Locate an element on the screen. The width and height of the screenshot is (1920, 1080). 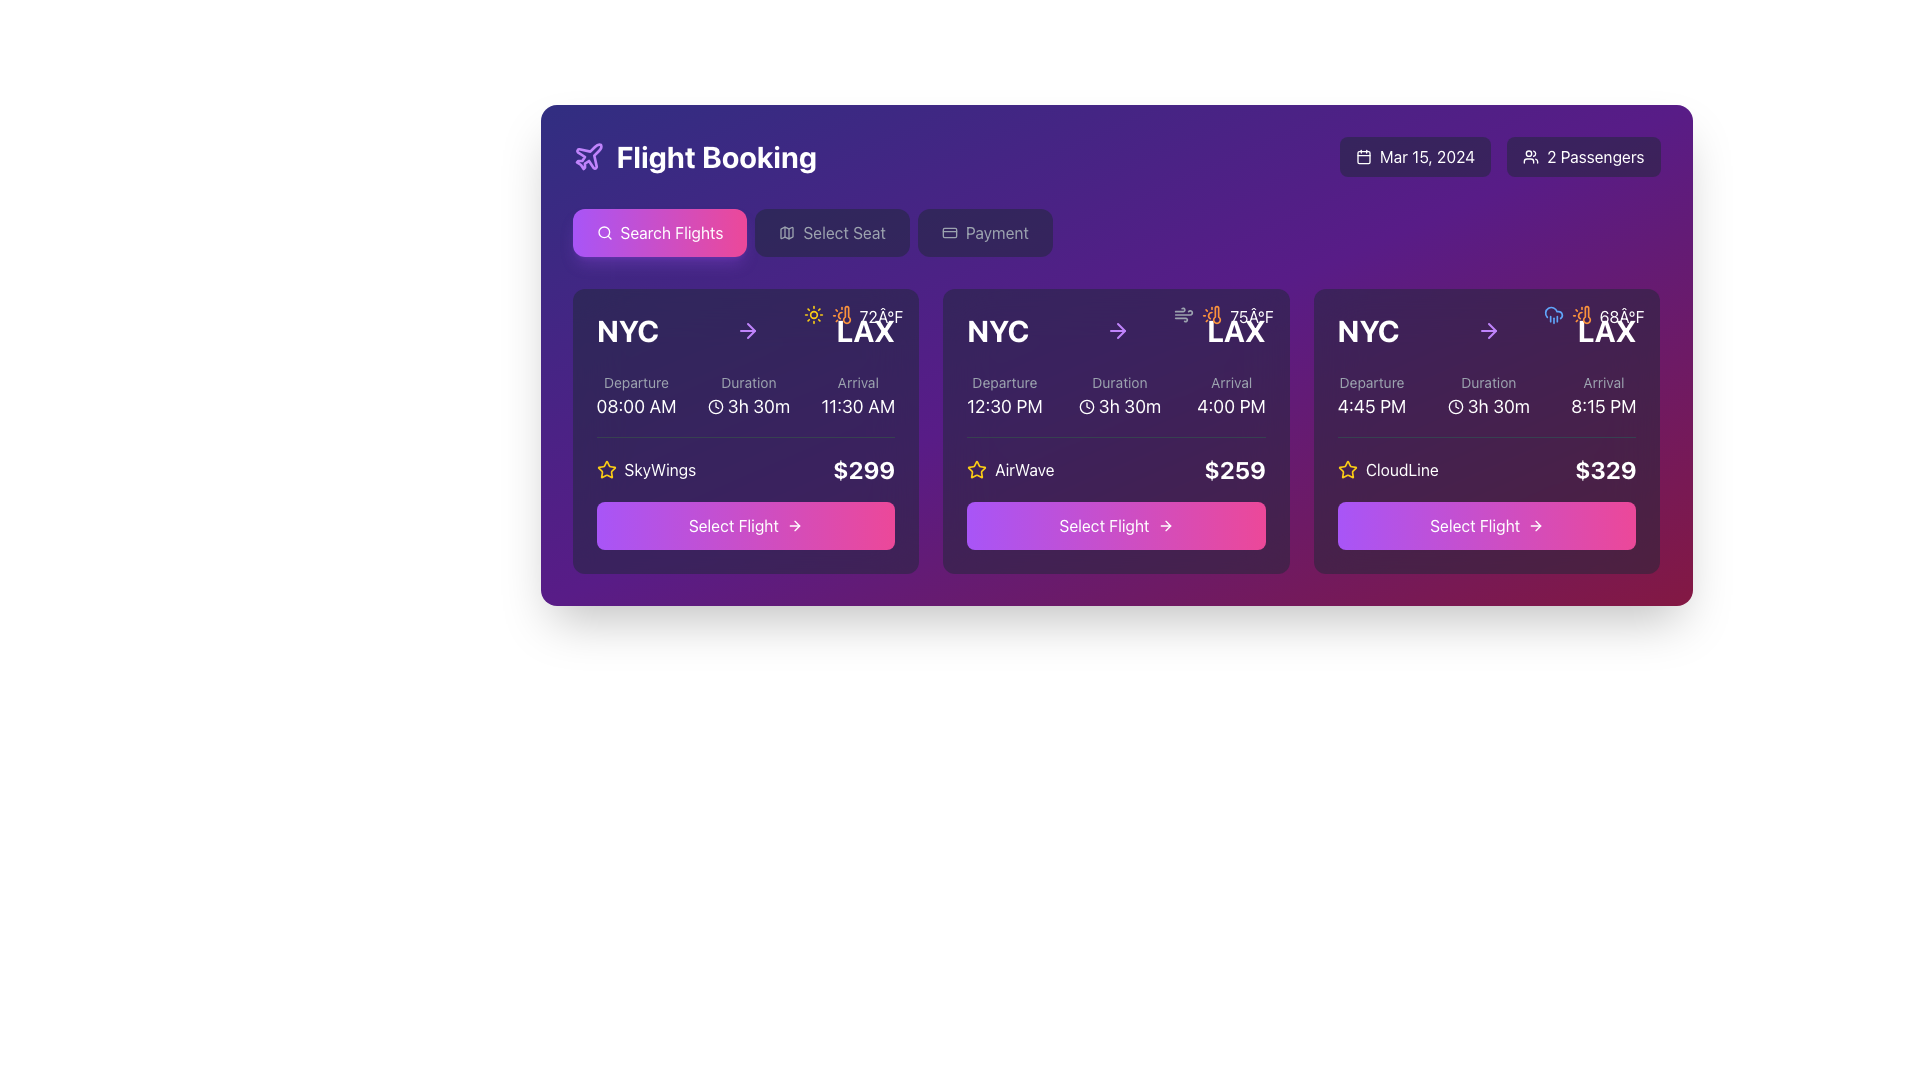
the icon indicating the 'Select Flight' action, which is positioned on the right side of the 'Select Flight' button, located at the bottom of the flight card is located at coordinates (1535, 524).